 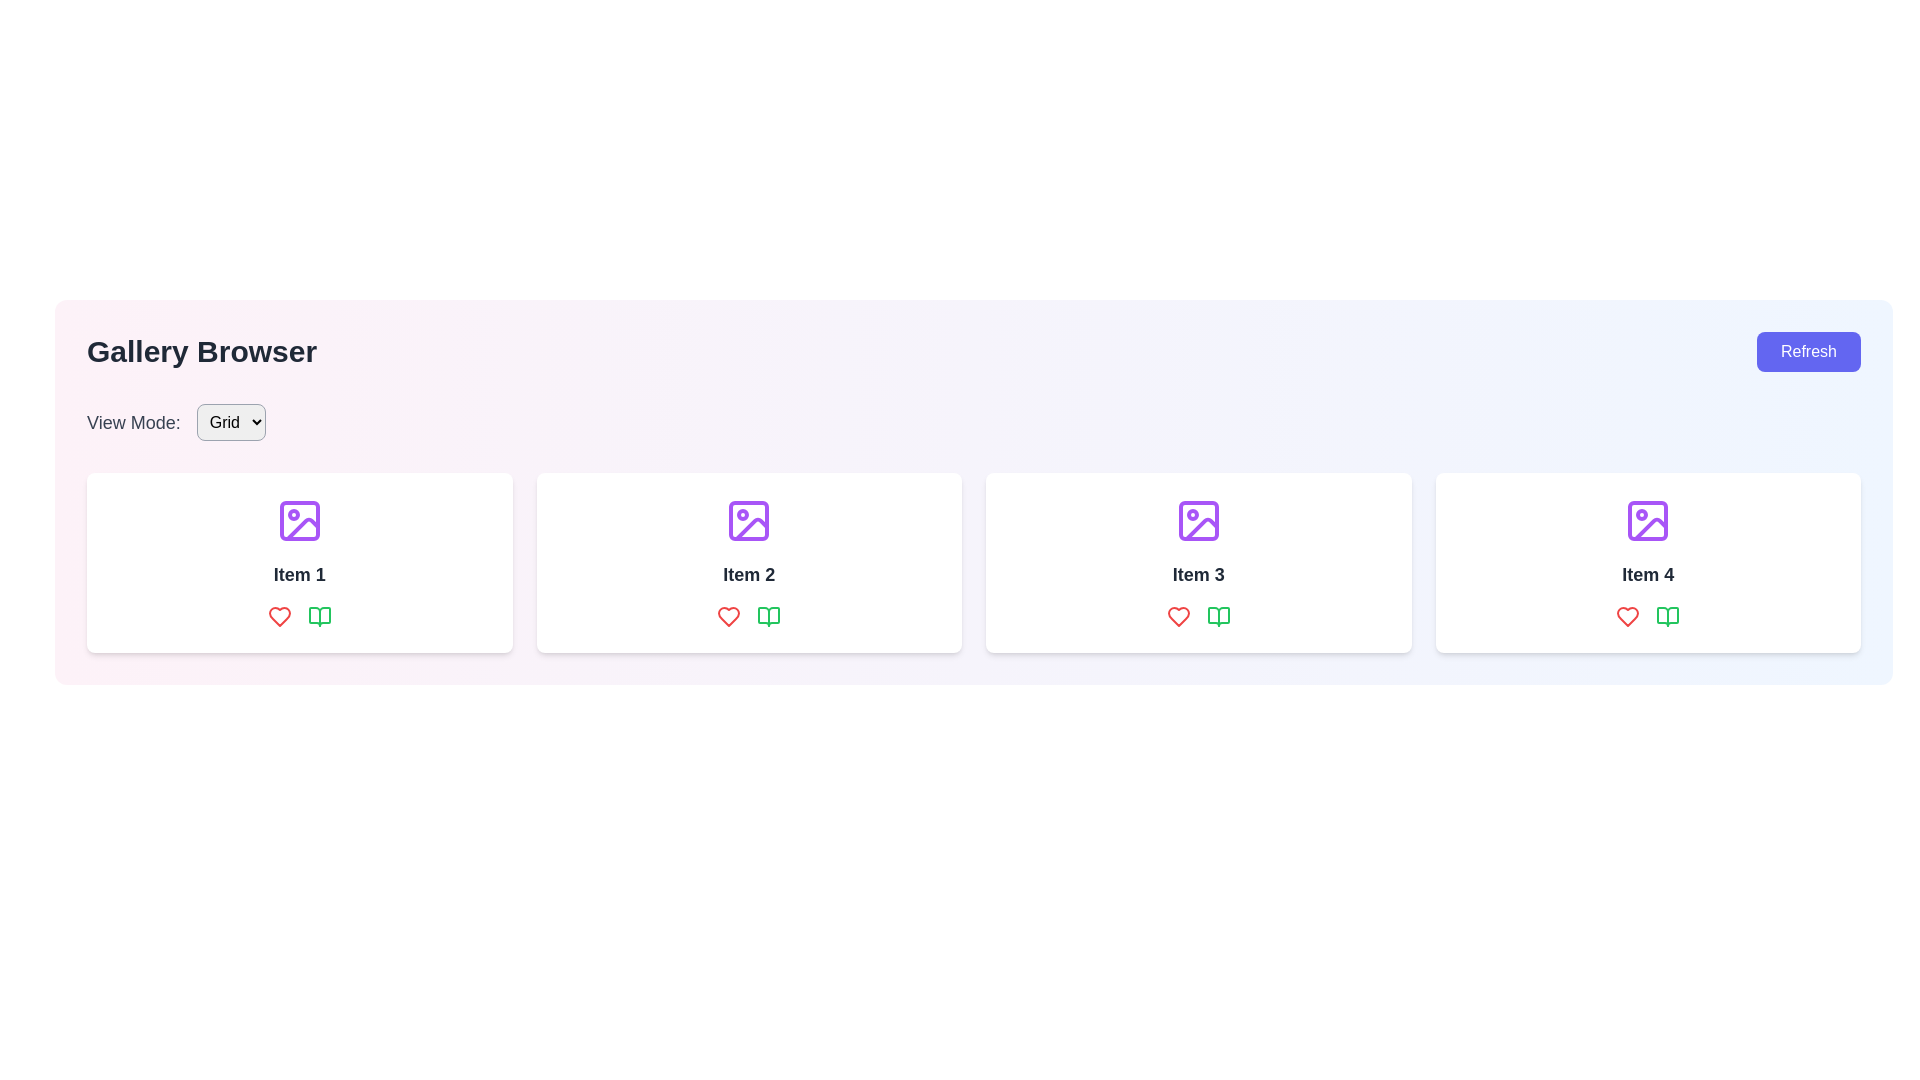 I want to click on the book-related icon or button located in the third column under 'Item 3', to the right of the red heart icon, so click(x=1217, y=616).